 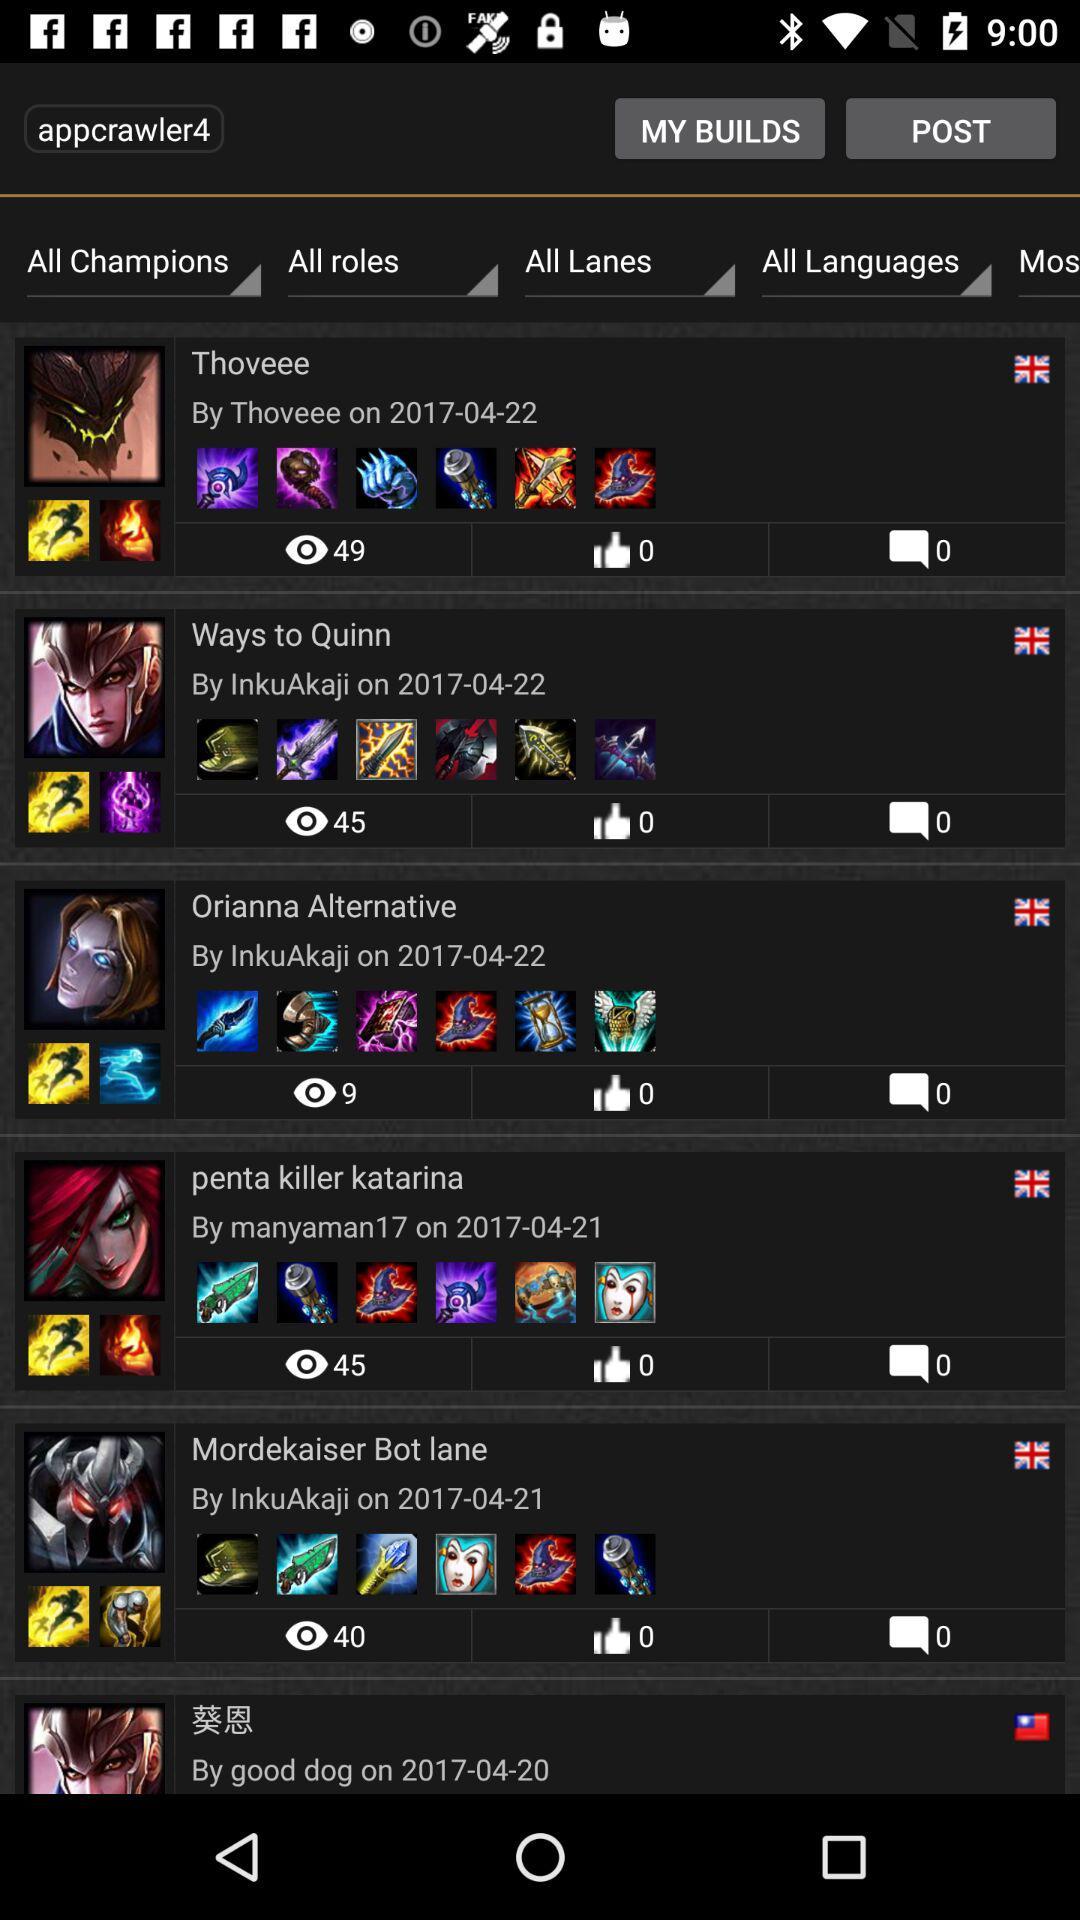 What do you see at coordinates (1043, 260) in the screenshot?
I see `icon to the right of the all languages` at bounding box center [1043, 260].